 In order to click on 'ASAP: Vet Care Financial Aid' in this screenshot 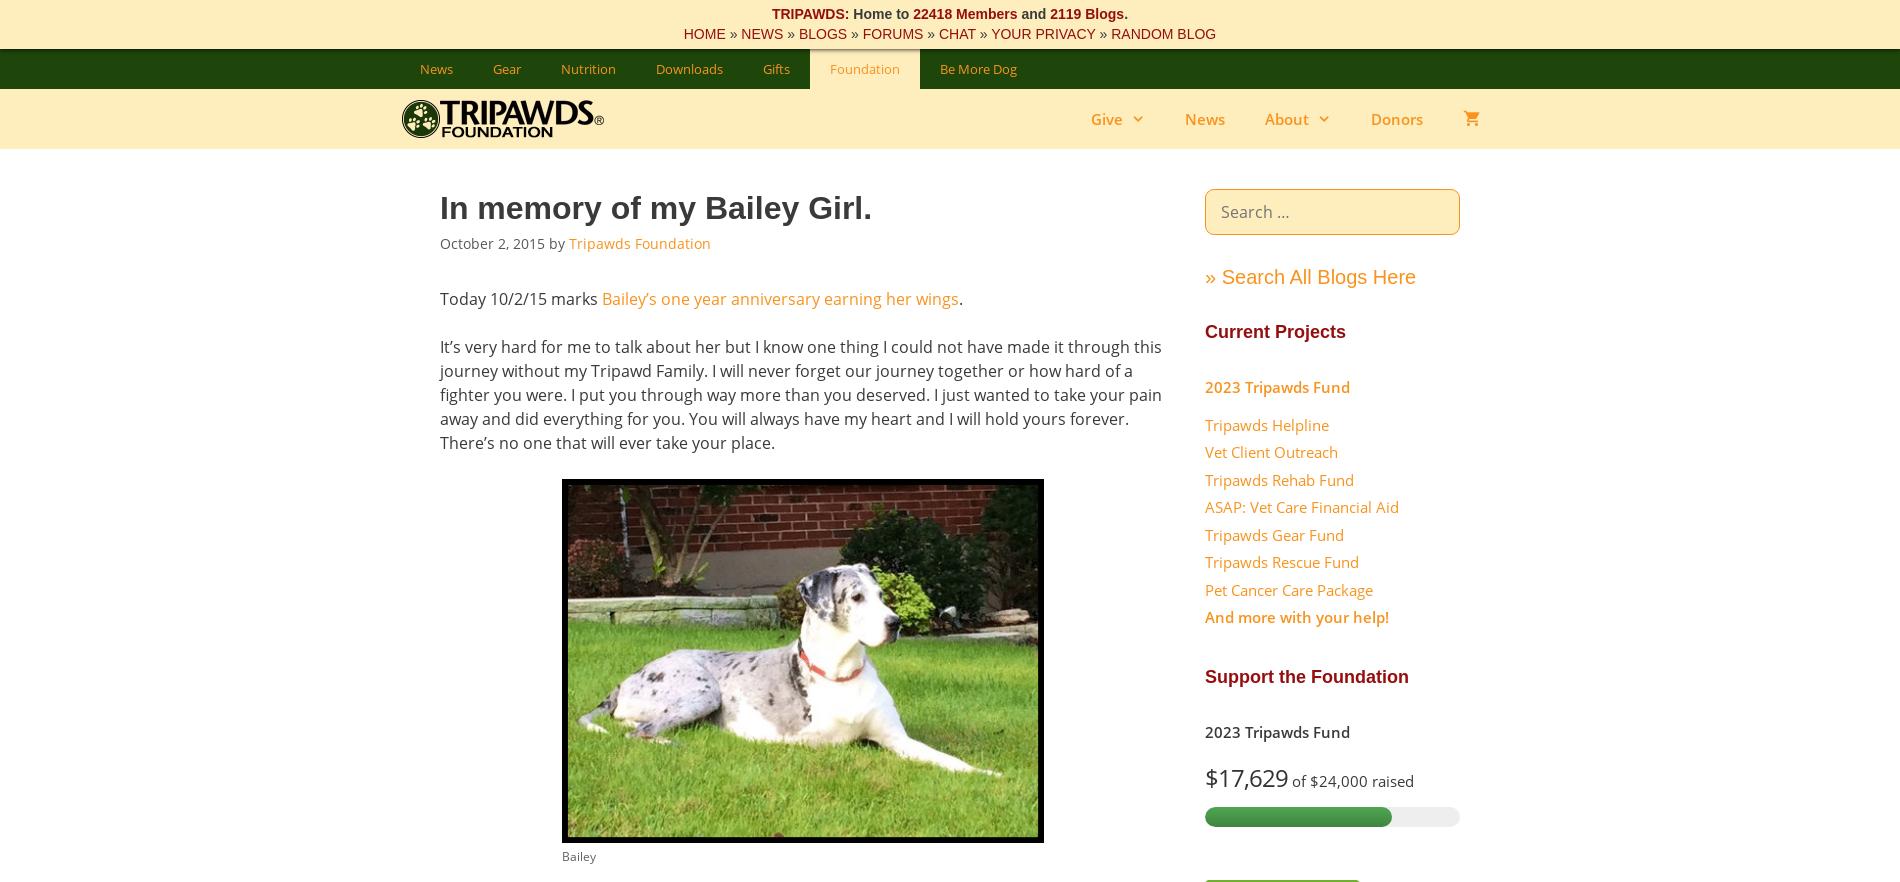, I will do `click(1301, 506)`.